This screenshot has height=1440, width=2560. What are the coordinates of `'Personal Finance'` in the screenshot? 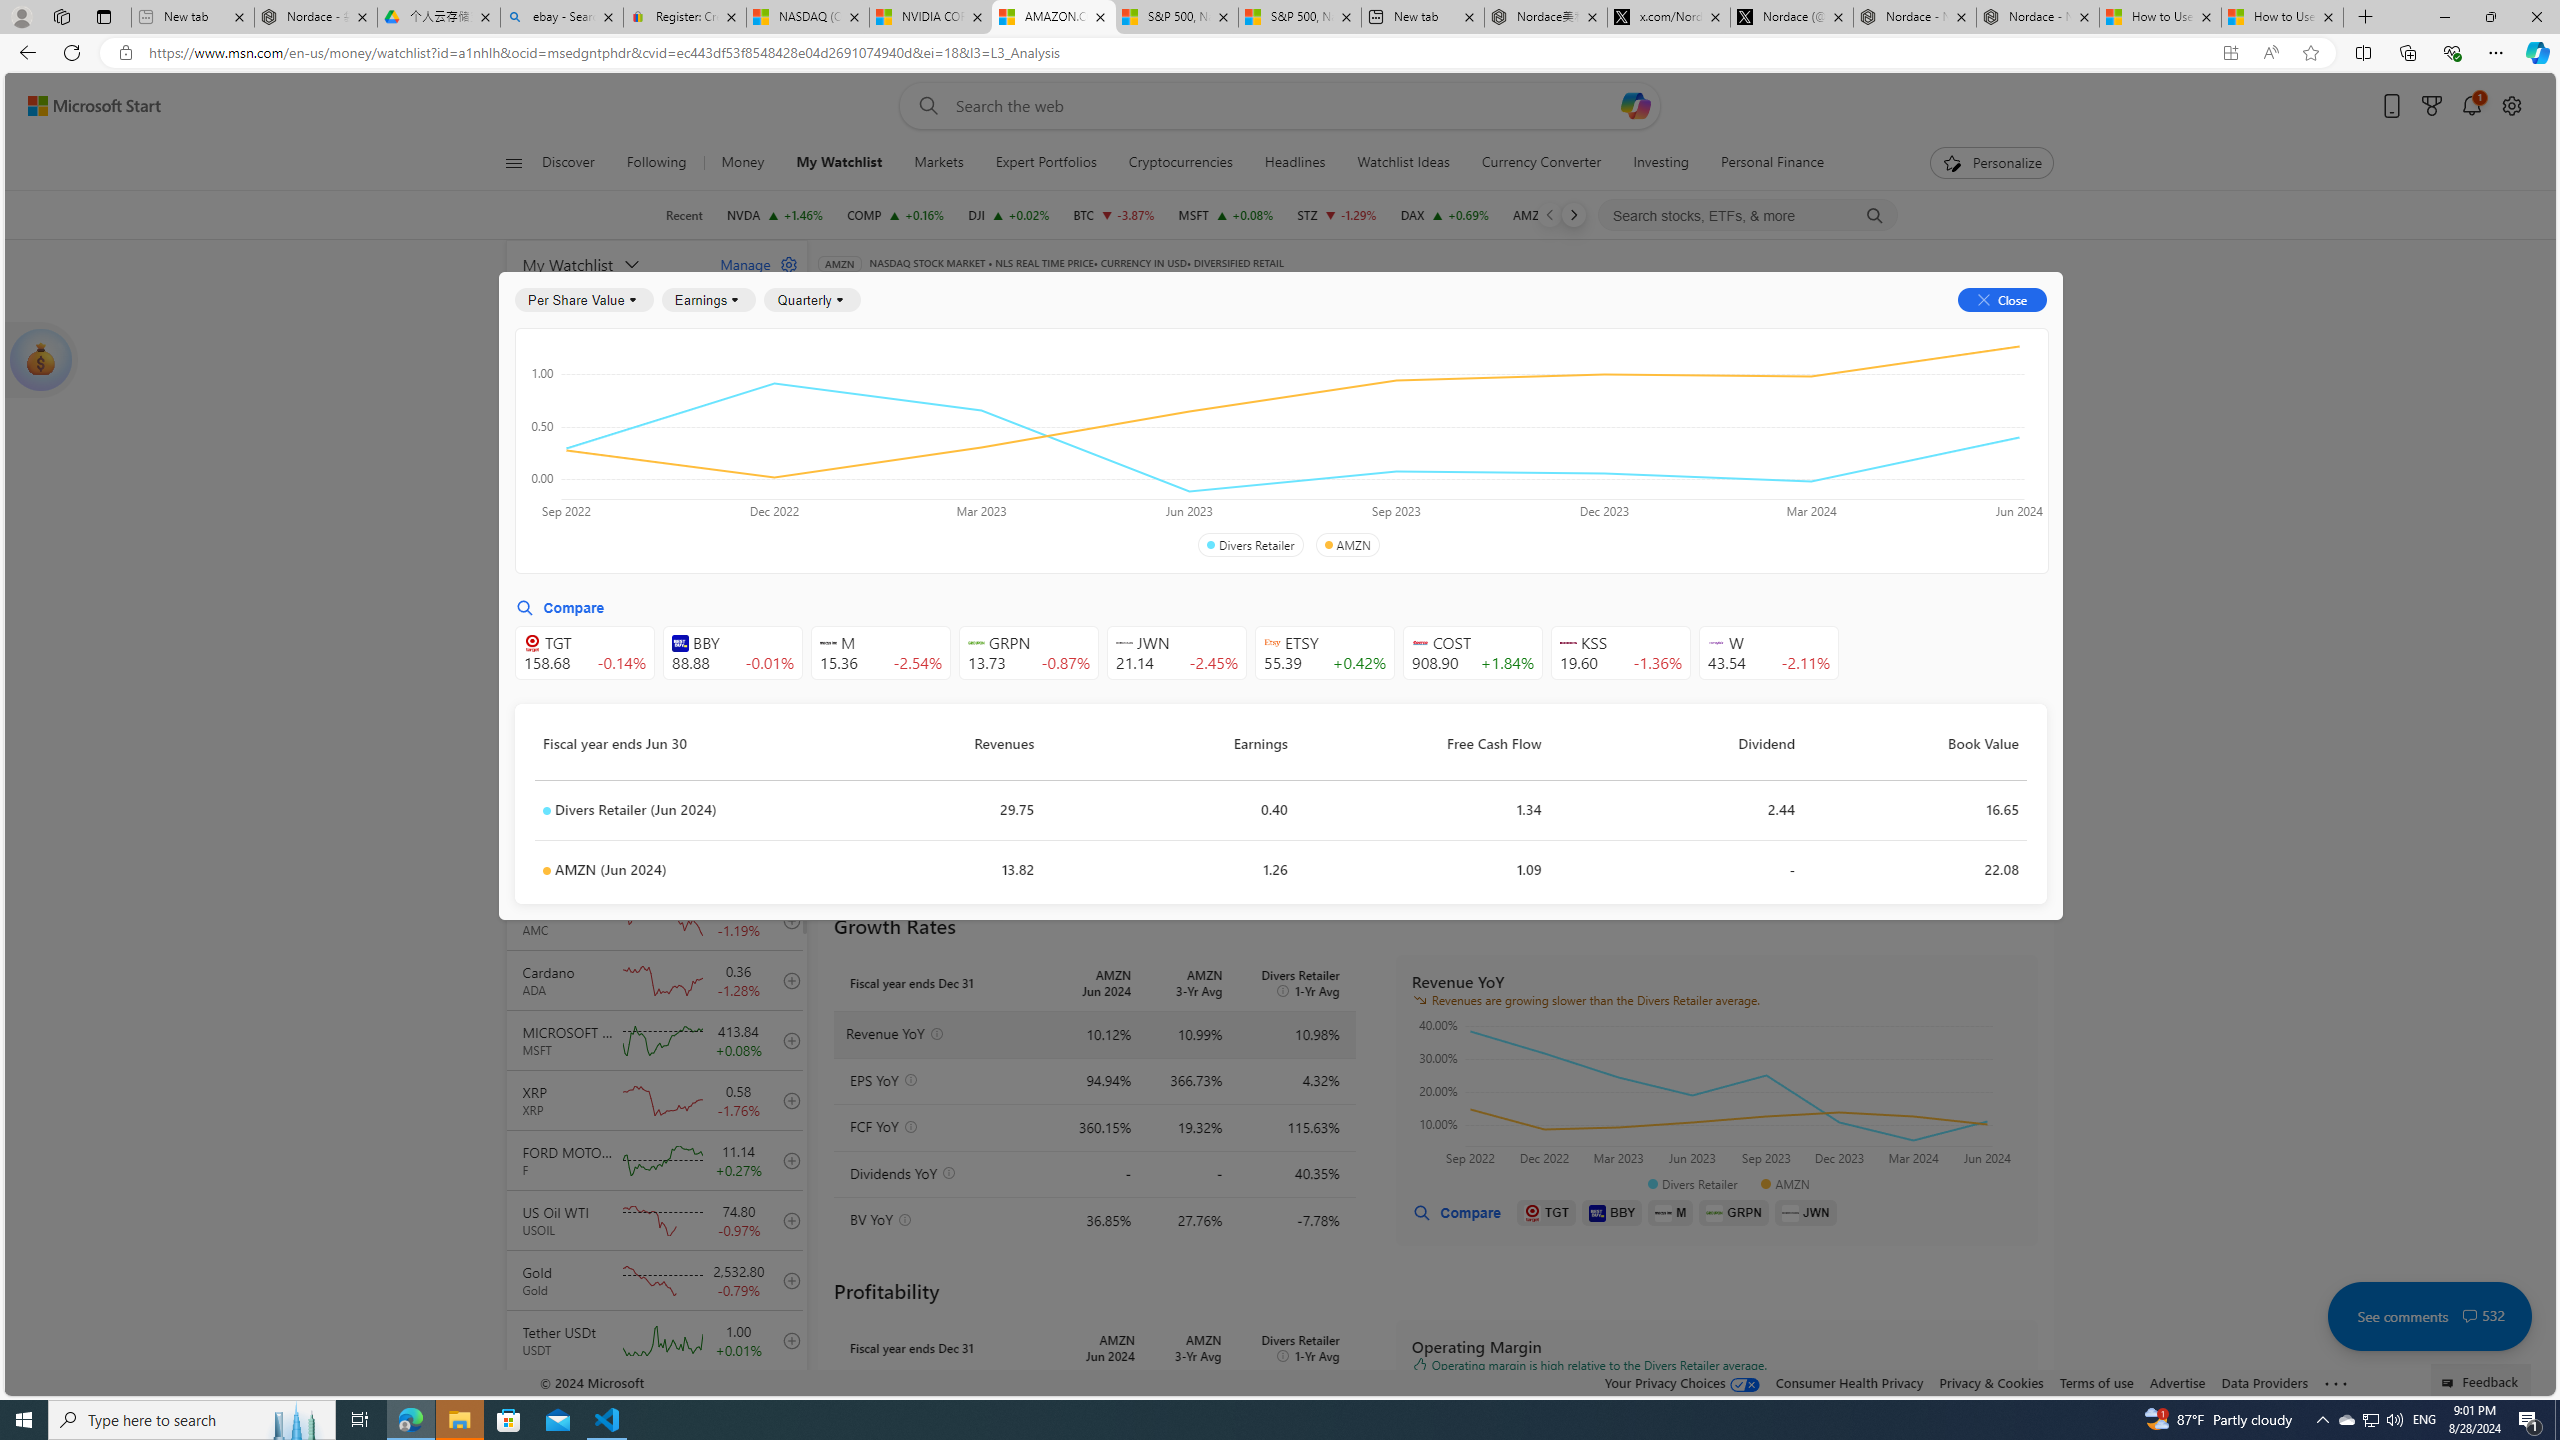 It's located at (1772, 162).